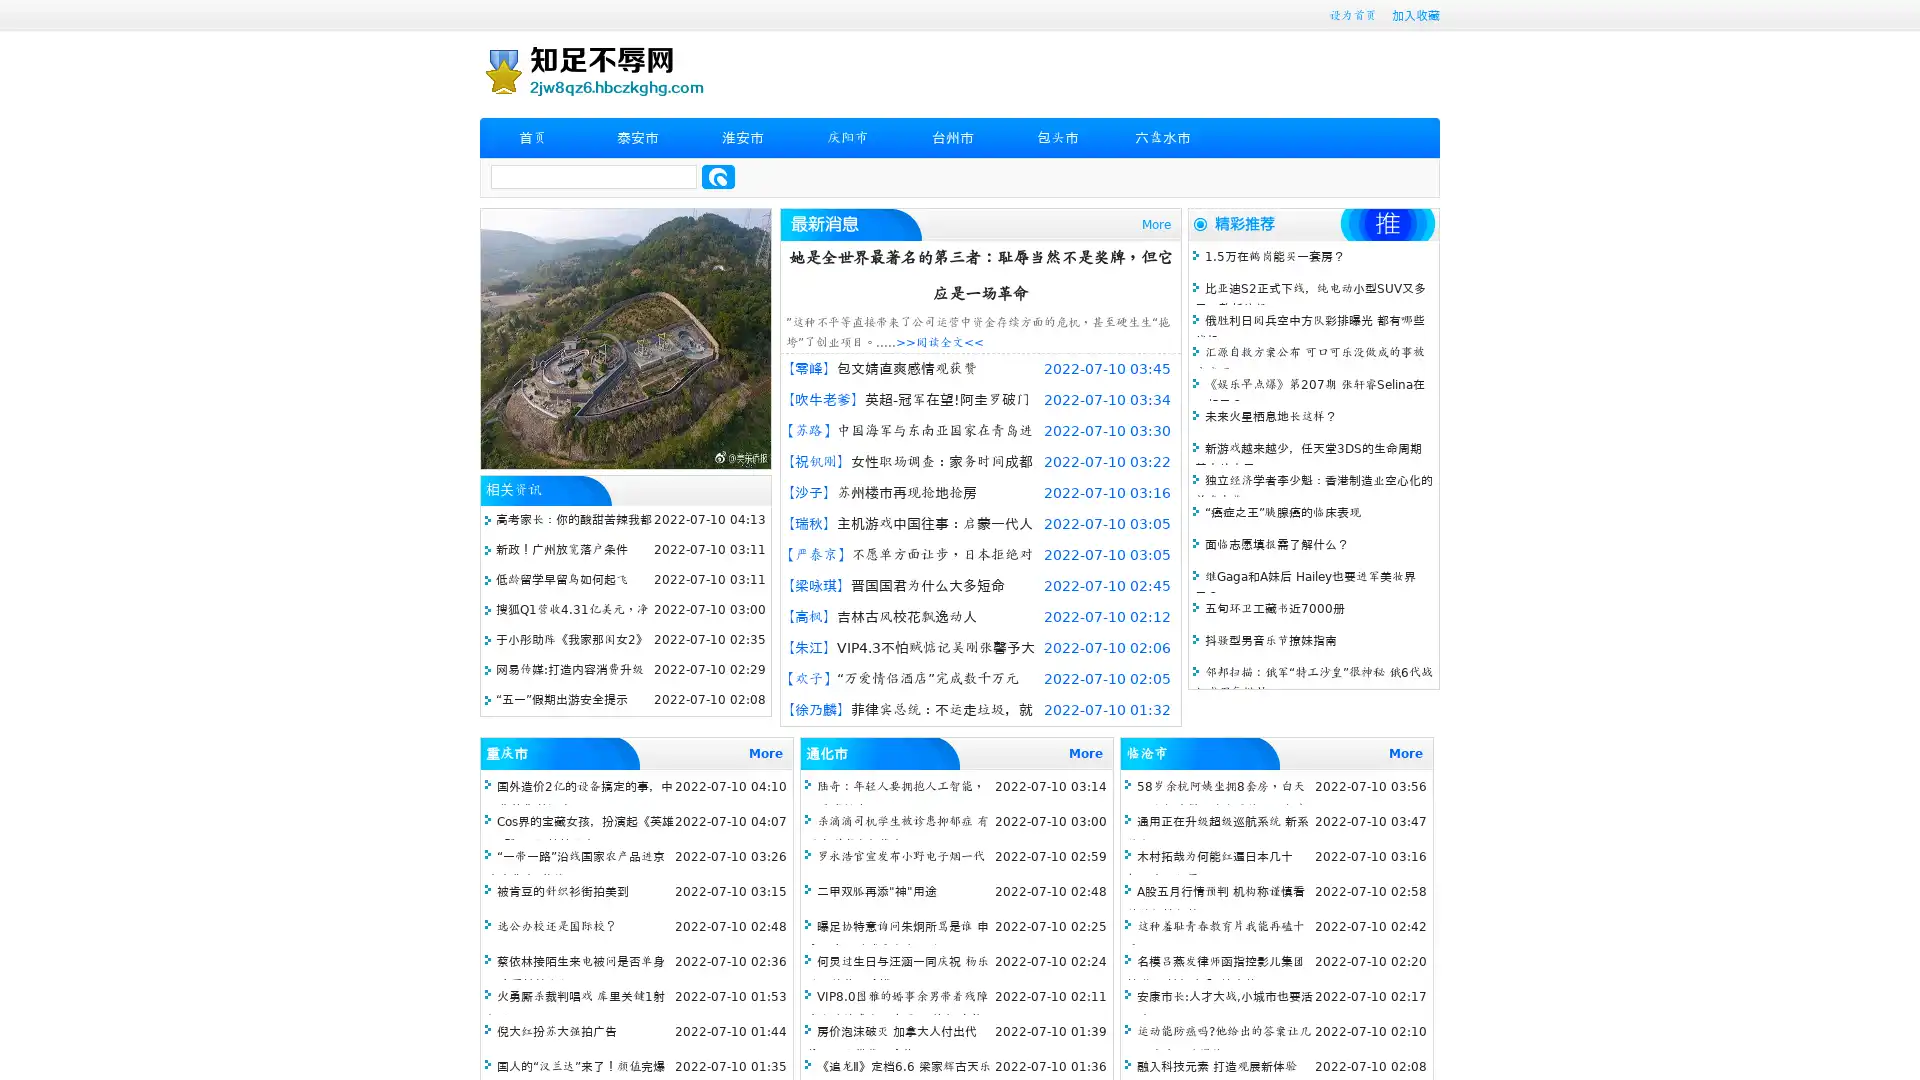 This screenshot has height=1080, width=1920. Describe the element at coordinates (718, 176) in the screenshot. I see `Search` at that location.